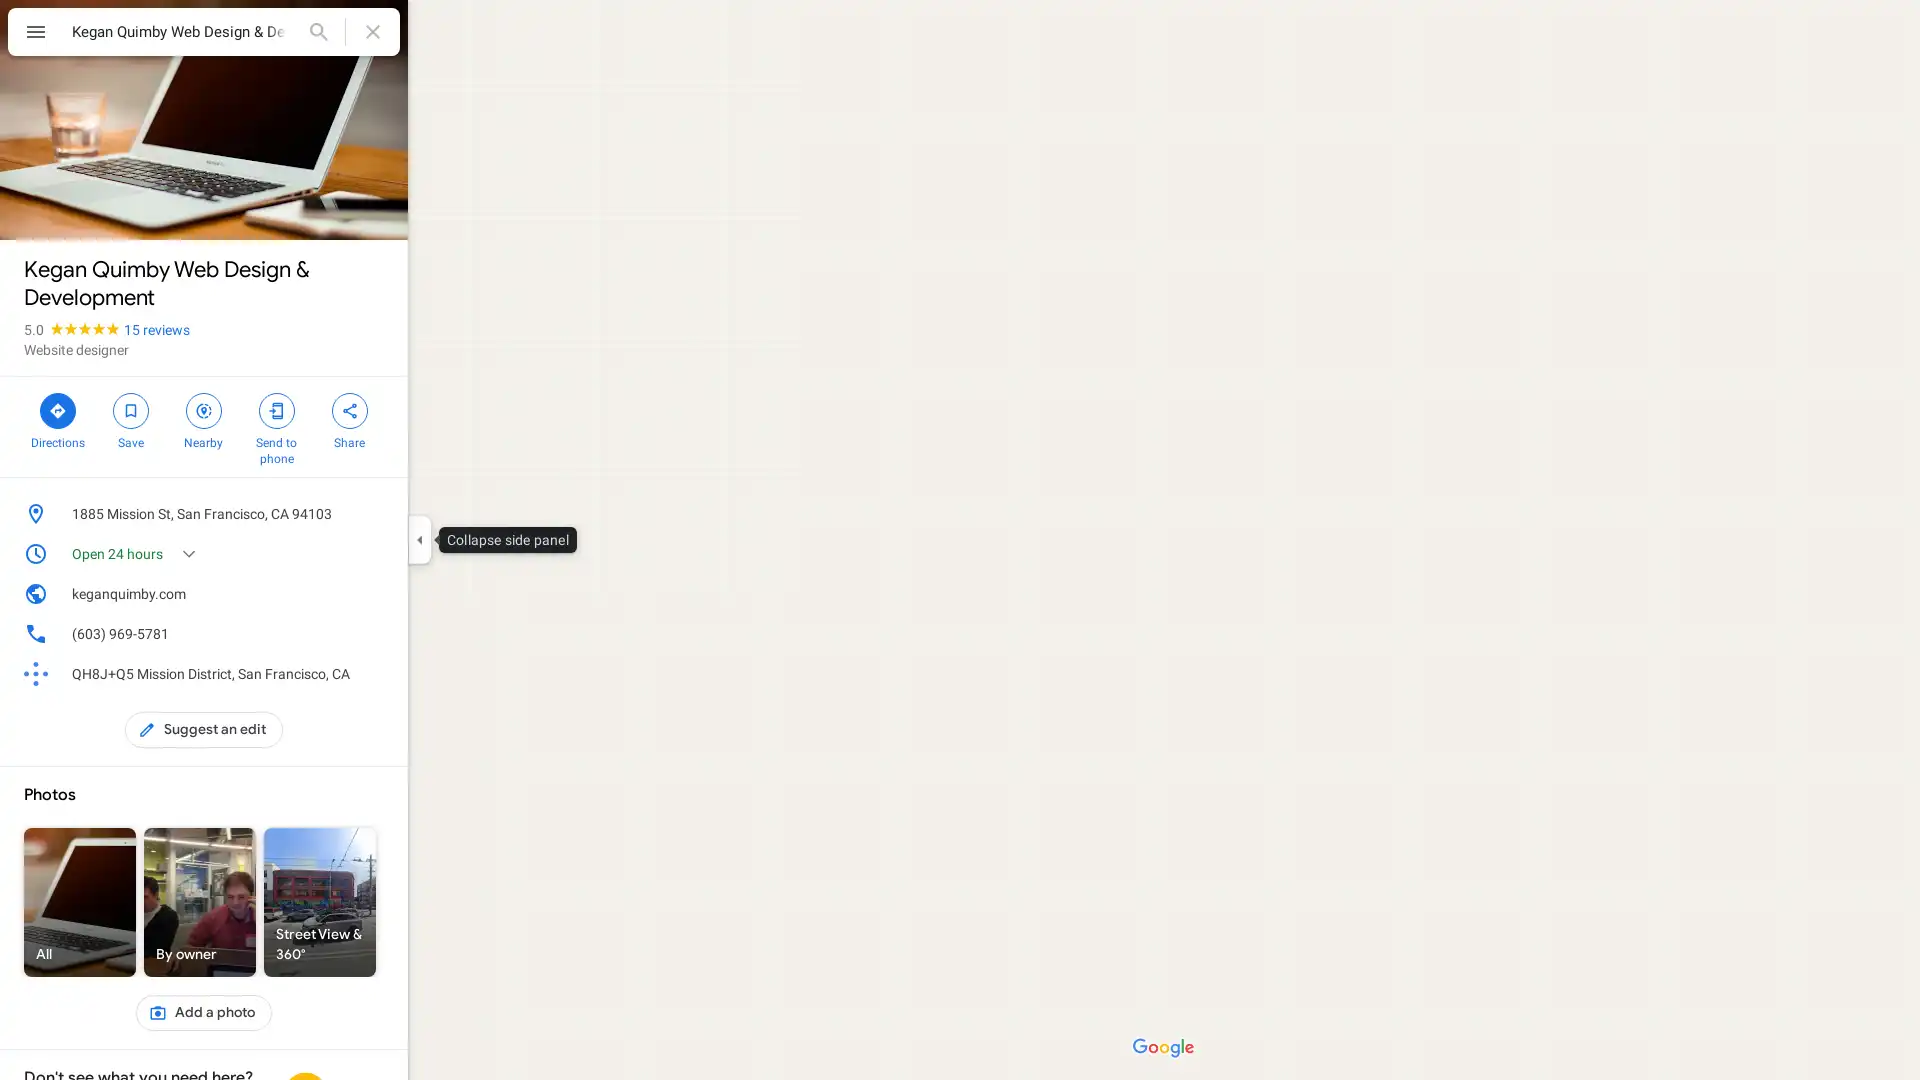 The image size is (1920, 1080). Describe the element at coordinates (203, 418) in the screenshot. I see `Search nearby Kegan Quimby Web Design & Development` at that location.